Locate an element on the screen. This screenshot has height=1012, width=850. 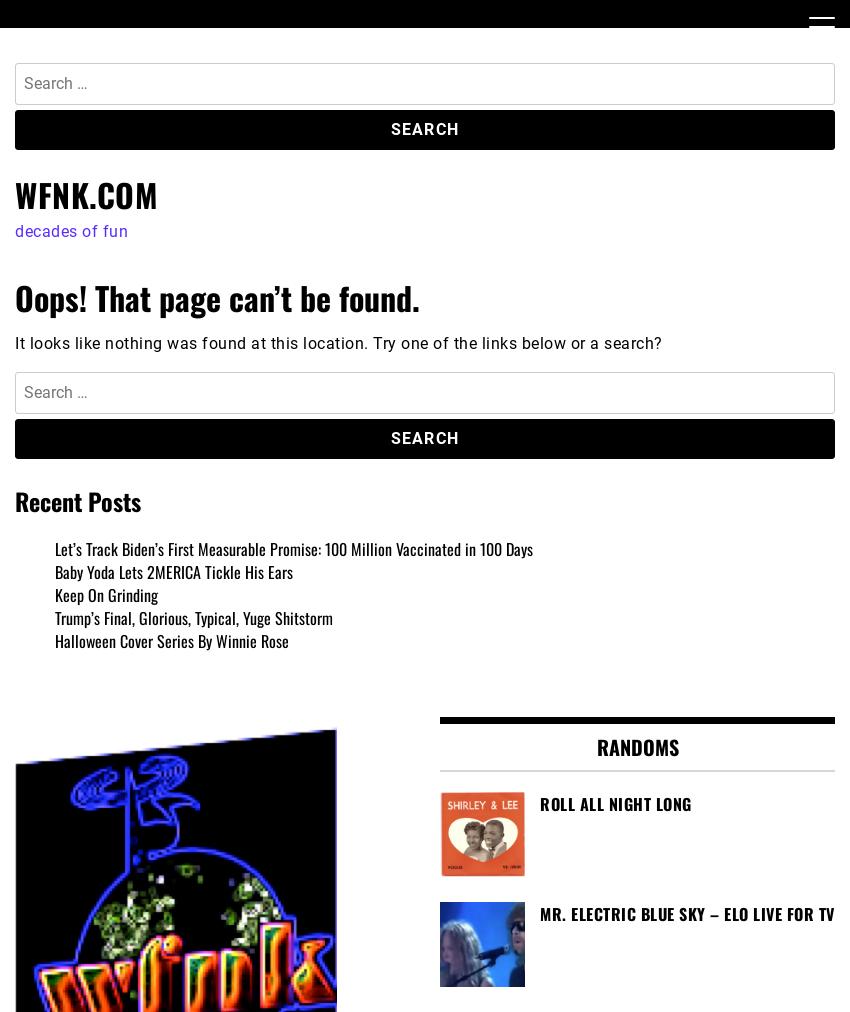
'Recent Posts' is located at coordinates (78, 501).